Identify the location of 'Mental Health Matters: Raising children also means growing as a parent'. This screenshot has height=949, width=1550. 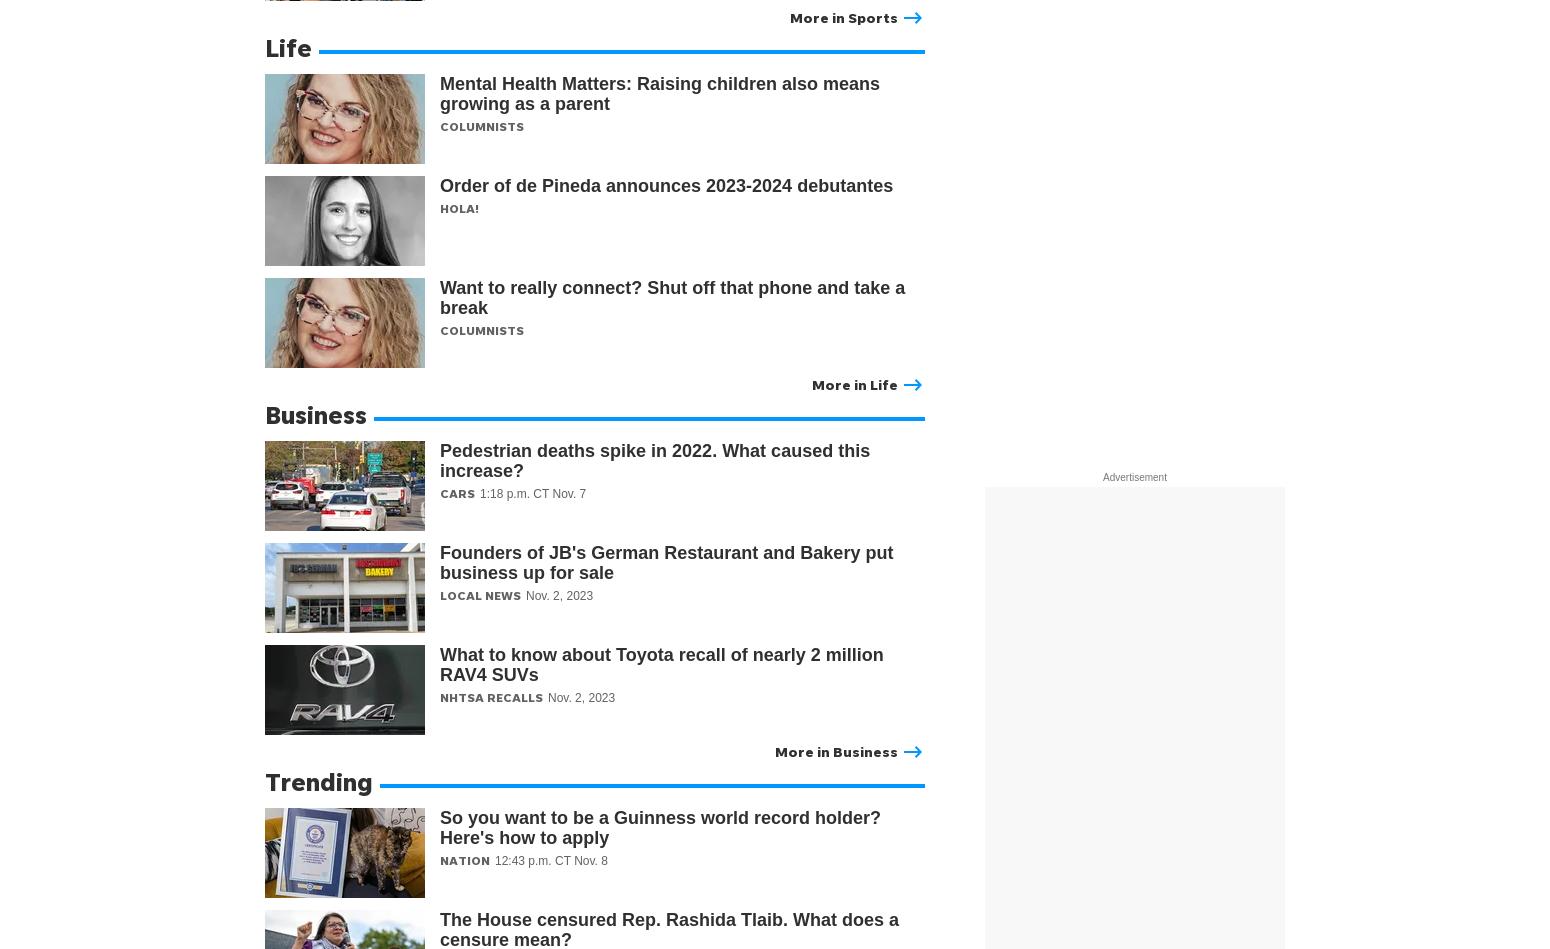
(658, 94).